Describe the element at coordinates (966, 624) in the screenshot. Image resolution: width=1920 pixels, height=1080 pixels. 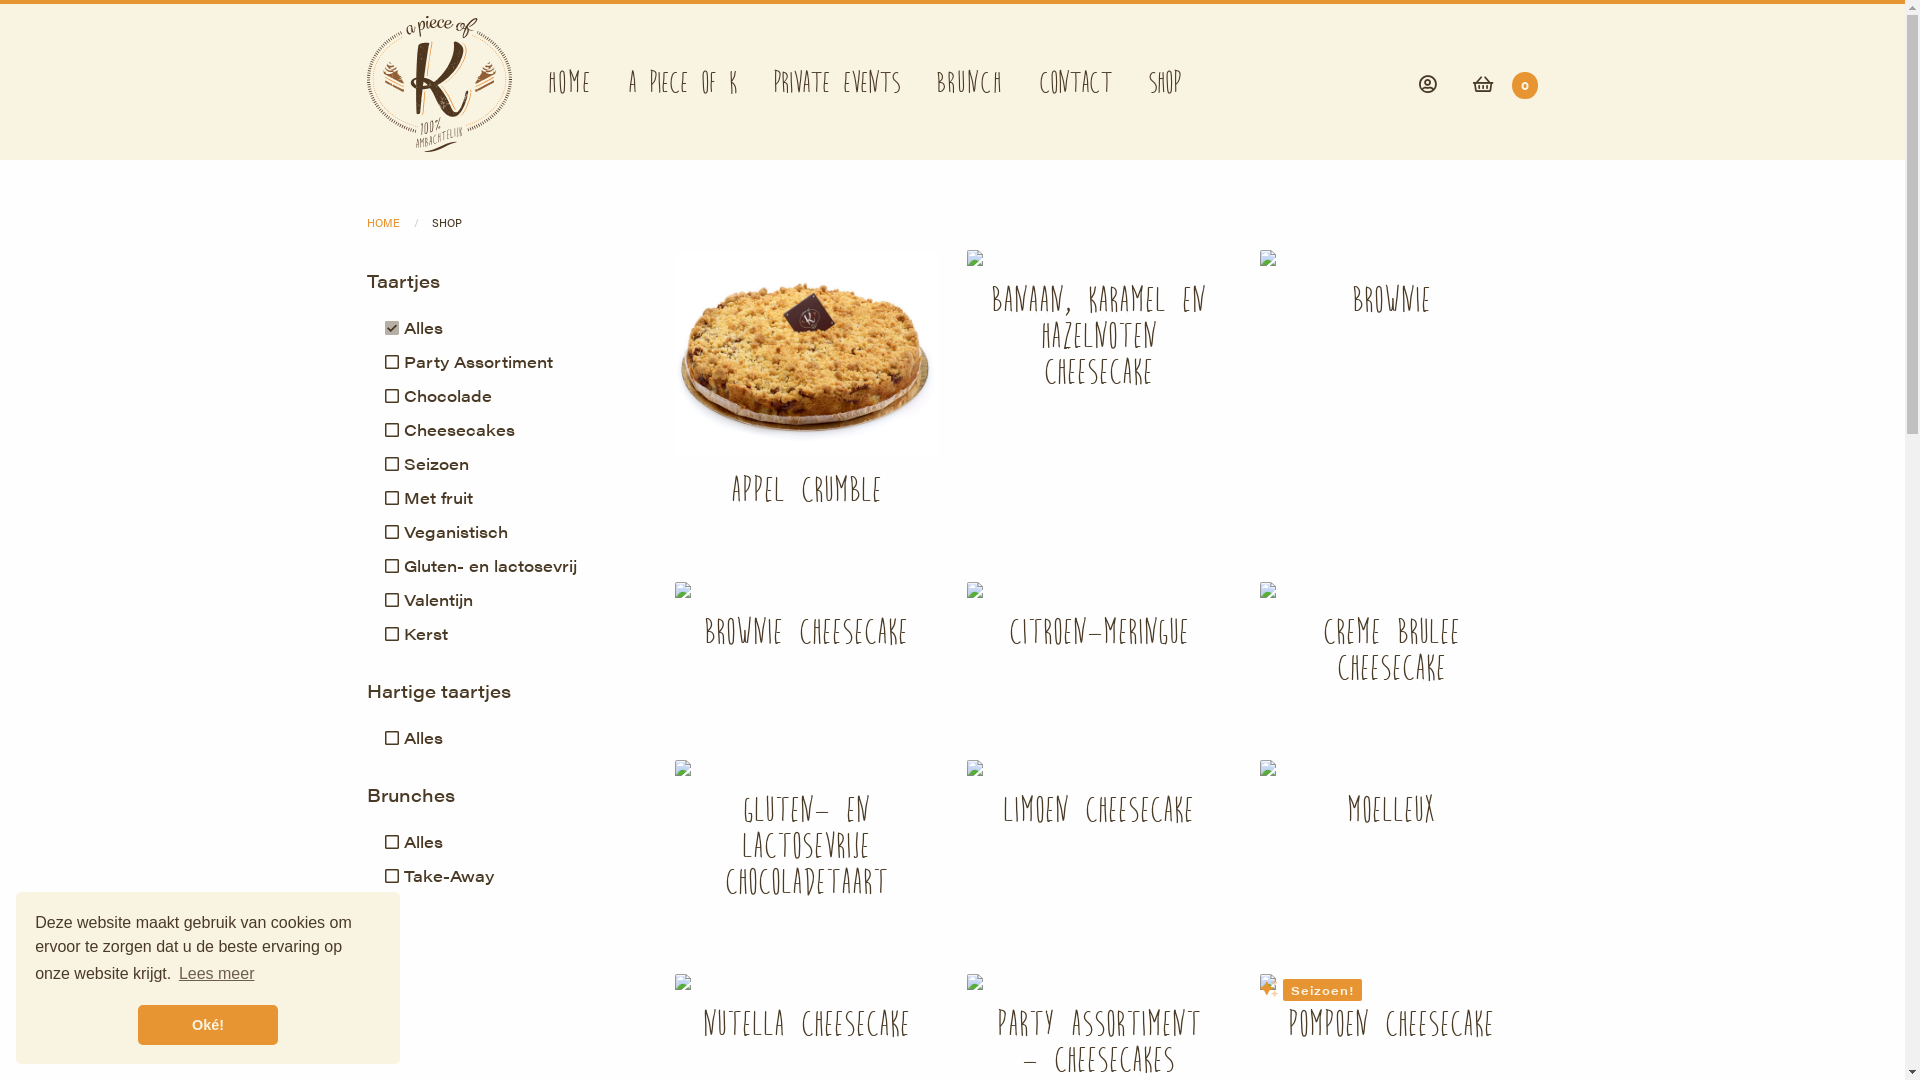
I see `'Citroen-Meringue'` at that location.